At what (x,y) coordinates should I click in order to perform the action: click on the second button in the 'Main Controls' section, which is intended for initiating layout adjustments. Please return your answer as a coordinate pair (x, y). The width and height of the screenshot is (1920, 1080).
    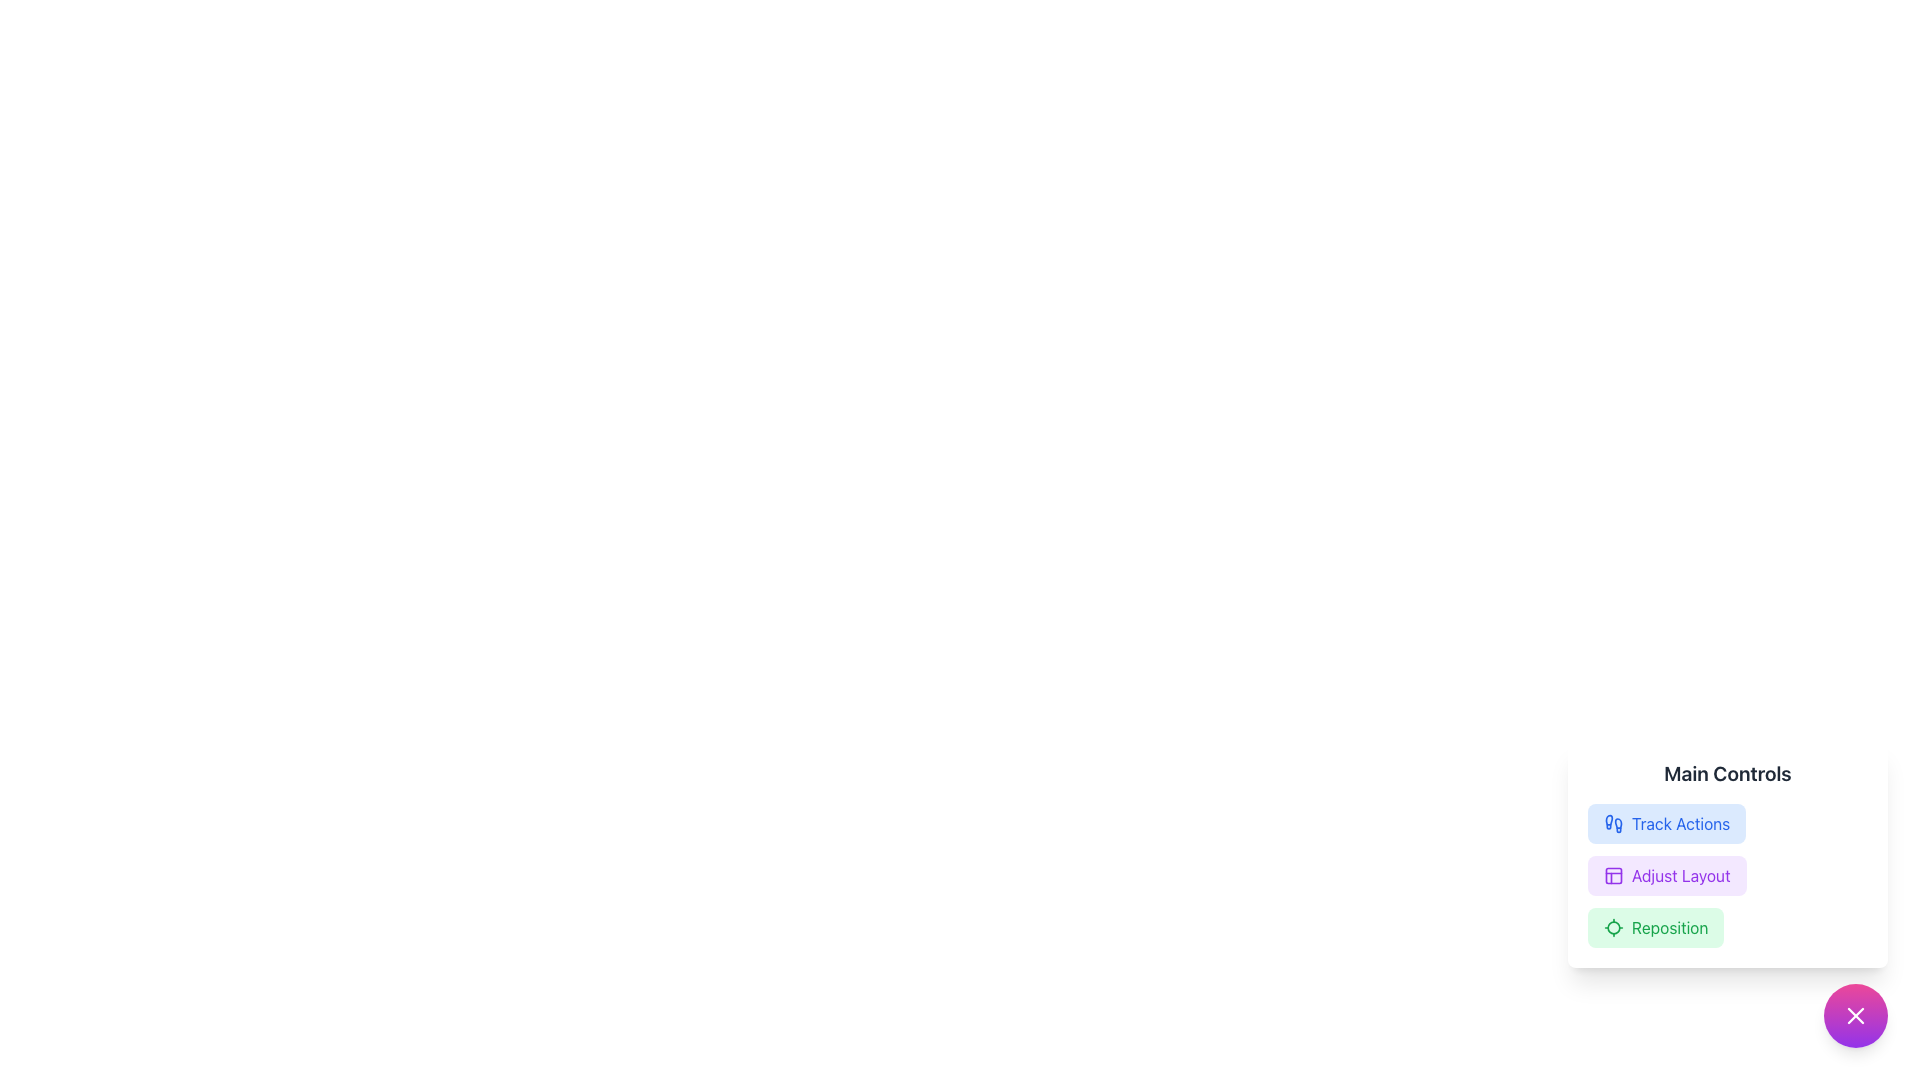
    Looking at the image, I should click on (1667, 874).